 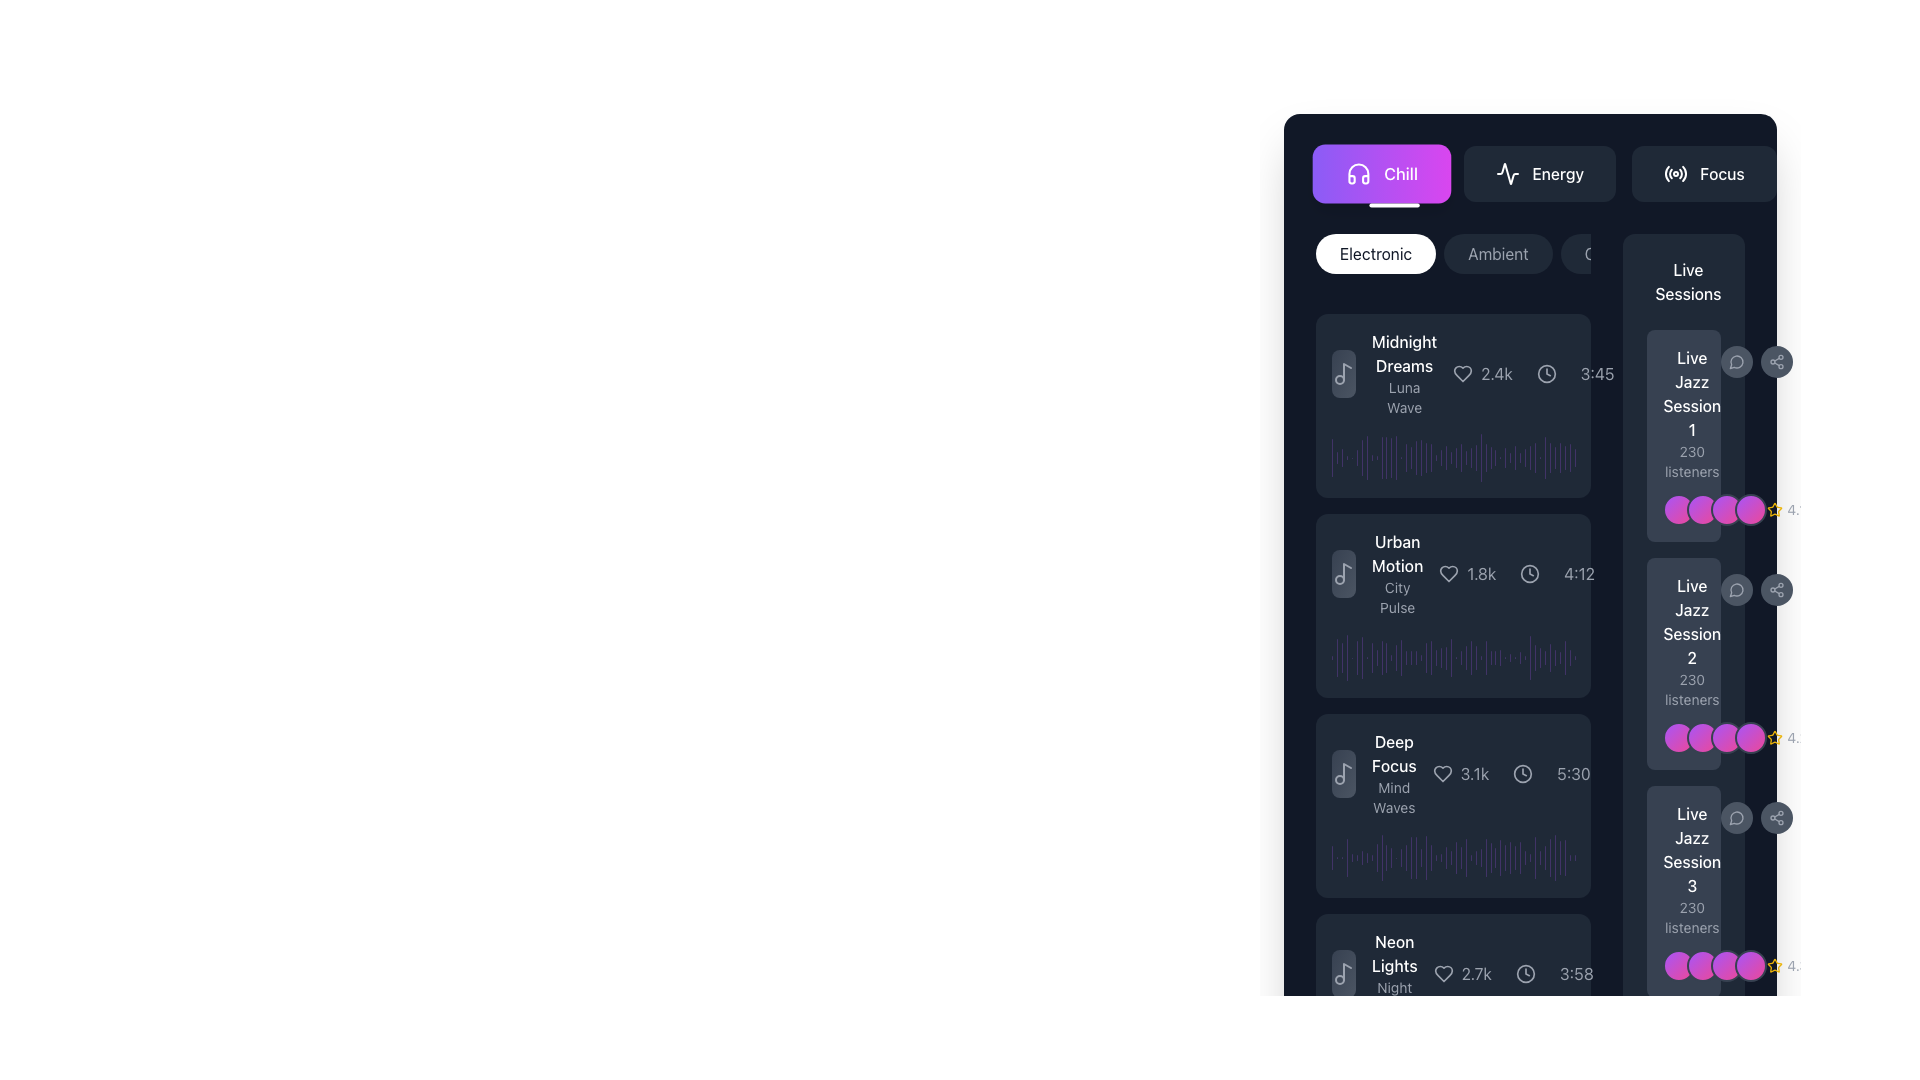 What do you see at coordinates (1777, 362) in the screenshot?
I see `the share button located in the bottom-right corner, positioned below a magnifying glass icon and above a shaded rating star symbol, to share the content` at bounding box center [1777, 362].